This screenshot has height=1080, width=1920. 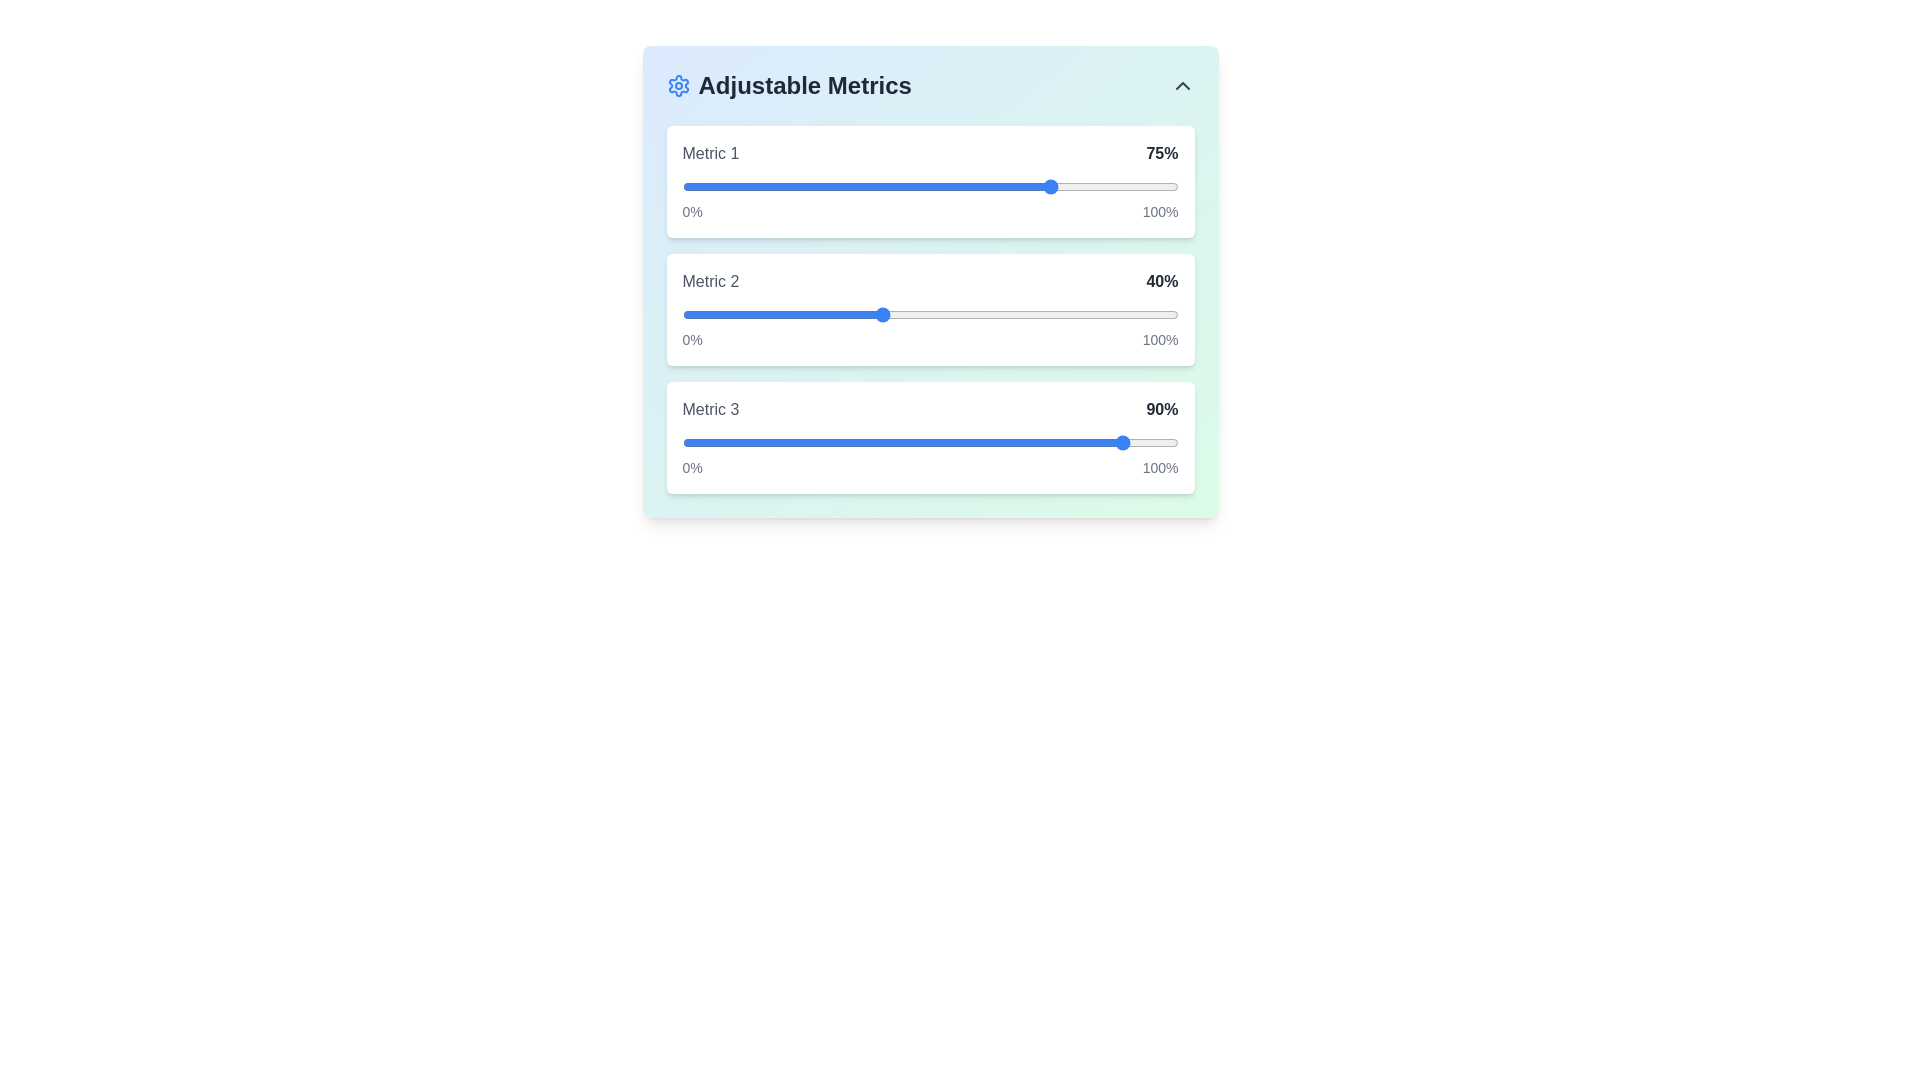 I want to click on the slider, so click(x=861, y=186).